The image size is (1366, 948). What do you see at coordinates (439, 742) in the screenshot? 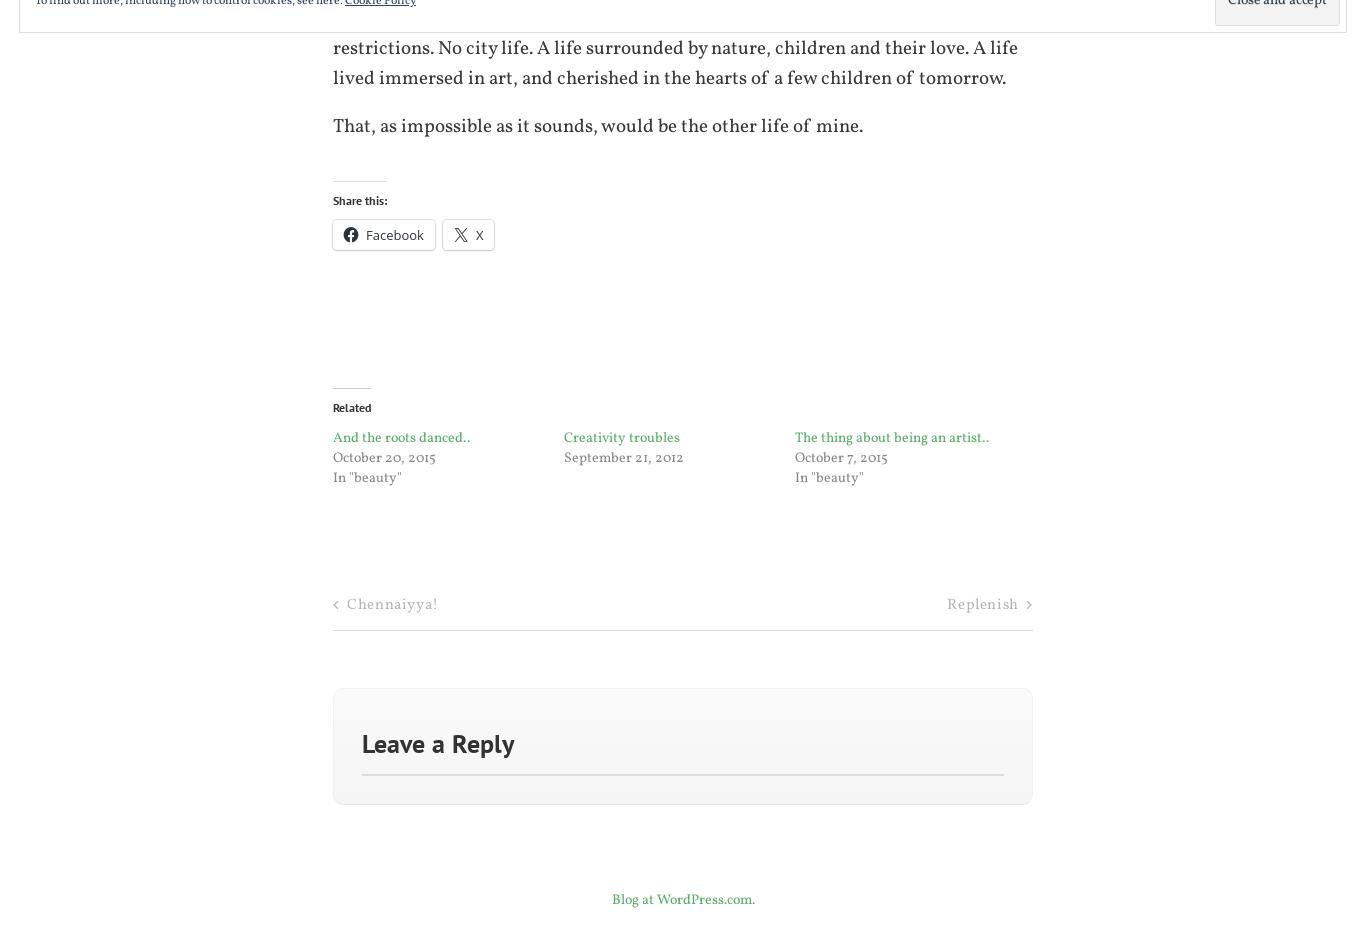
I see `'Leave a Reply'` at bounding box center [439, 742].